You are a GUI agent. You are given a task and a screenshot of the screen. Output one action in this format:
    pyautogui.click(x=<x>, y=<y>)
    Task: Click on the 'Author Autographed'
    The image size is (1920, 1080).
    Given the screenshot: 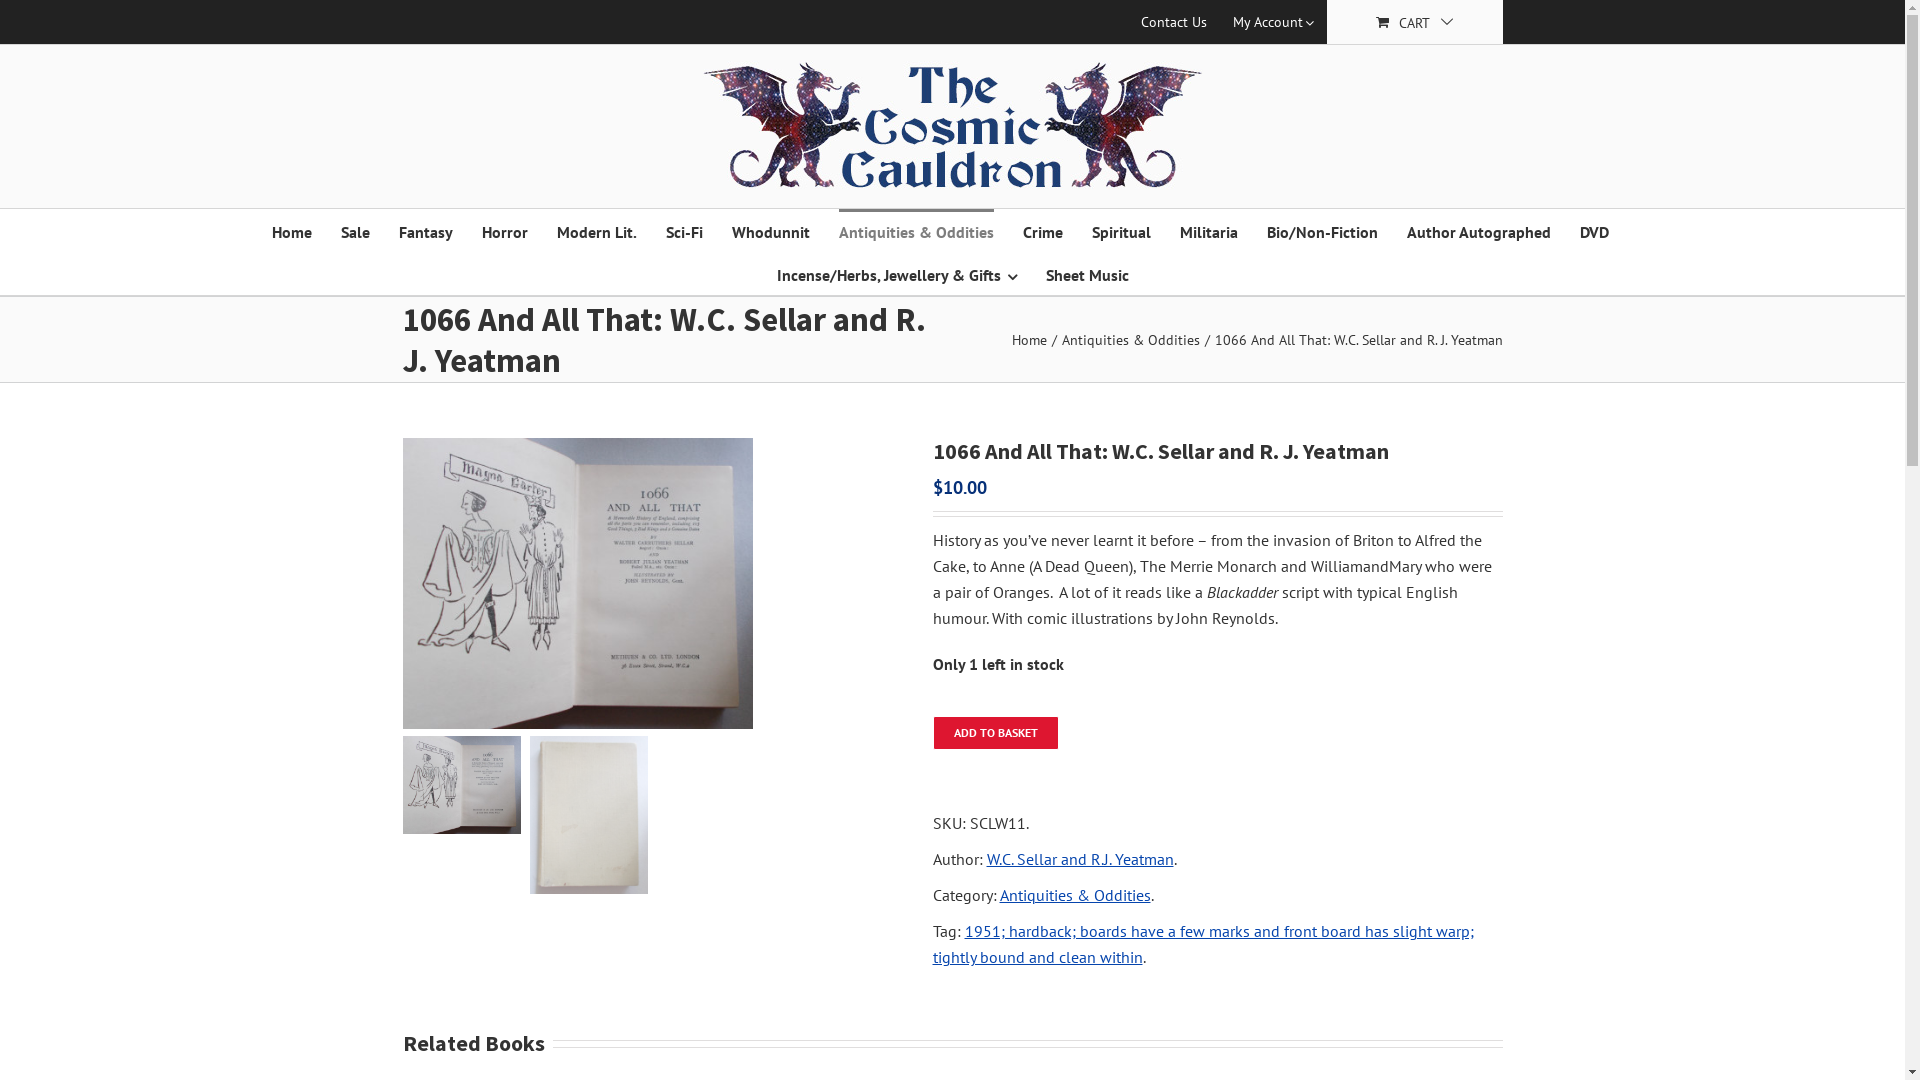 What is the action you would take?
    pyautogui.click(x=1478, y=229)
    